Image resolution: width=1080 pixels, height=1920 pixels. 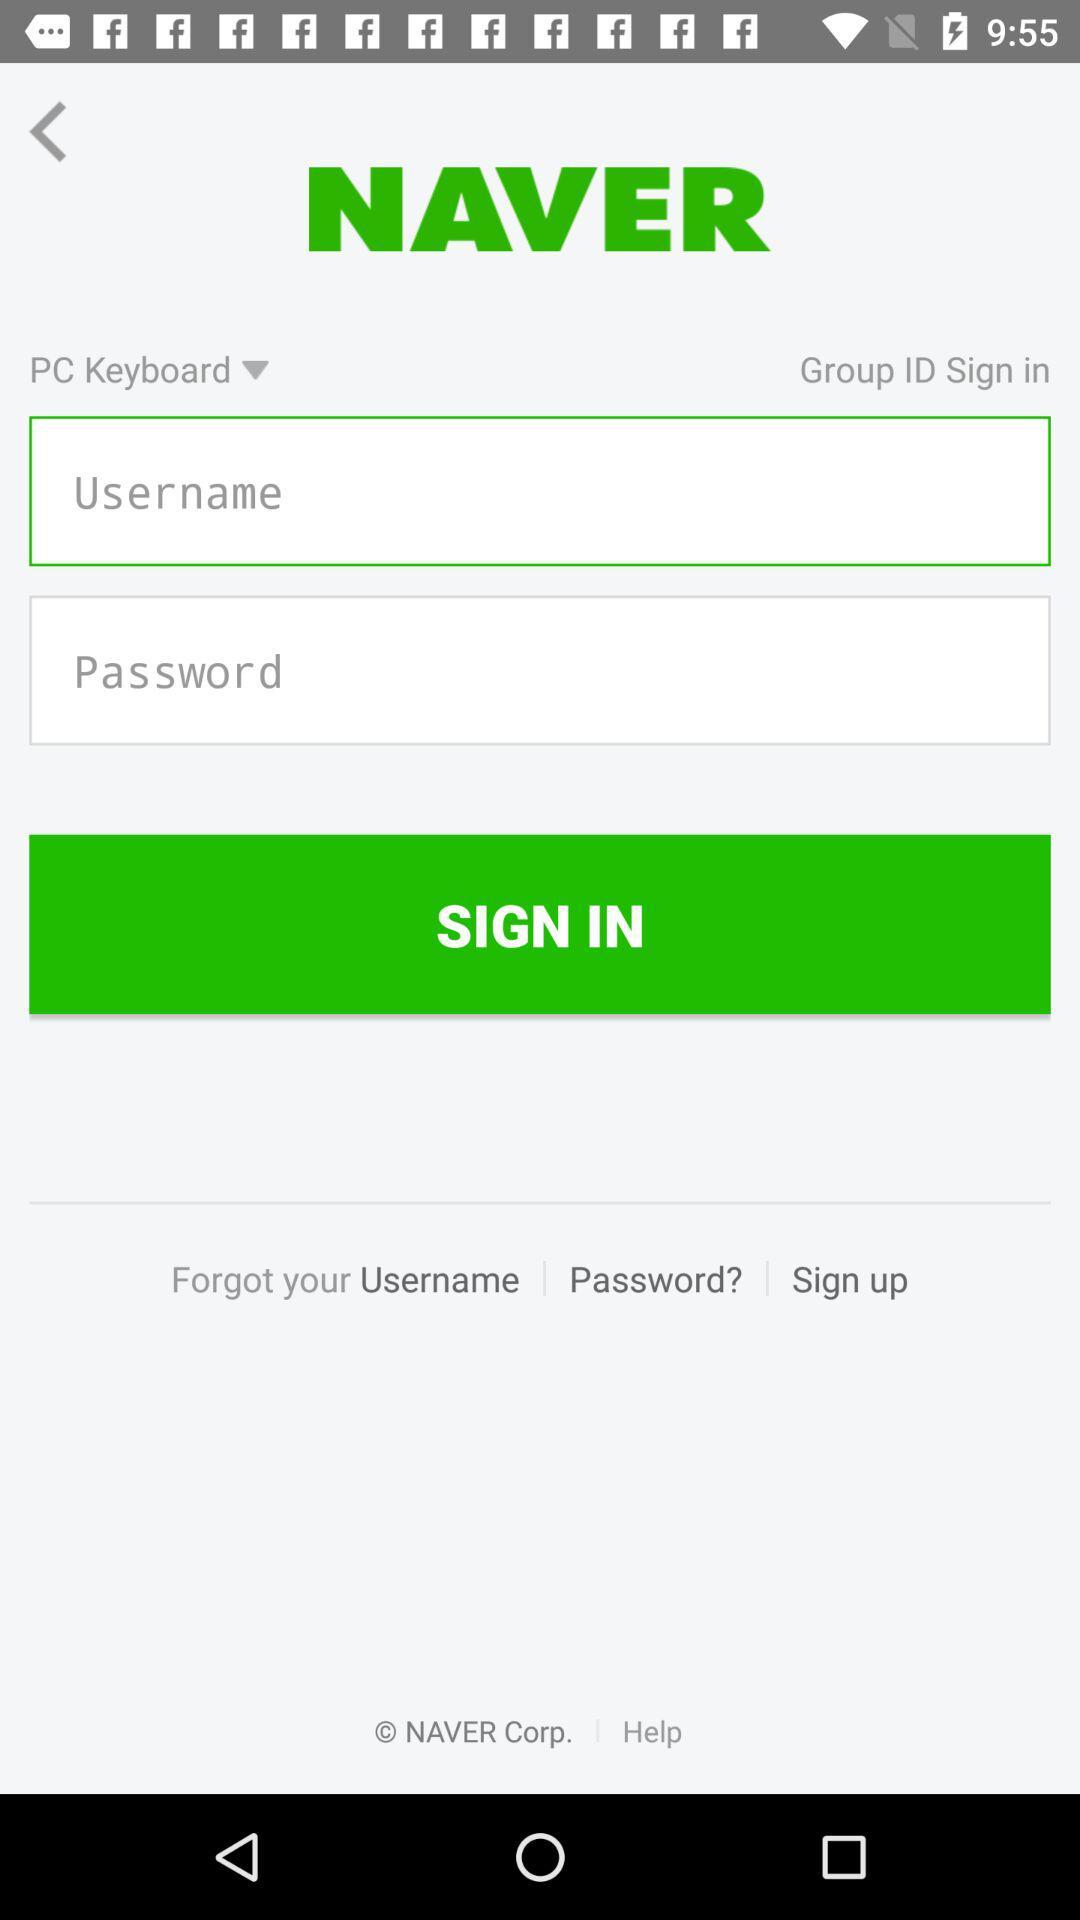 What do you see at coordinates (540, 670) in the screenshot?
I see `password` at bounding box center [540, 670].